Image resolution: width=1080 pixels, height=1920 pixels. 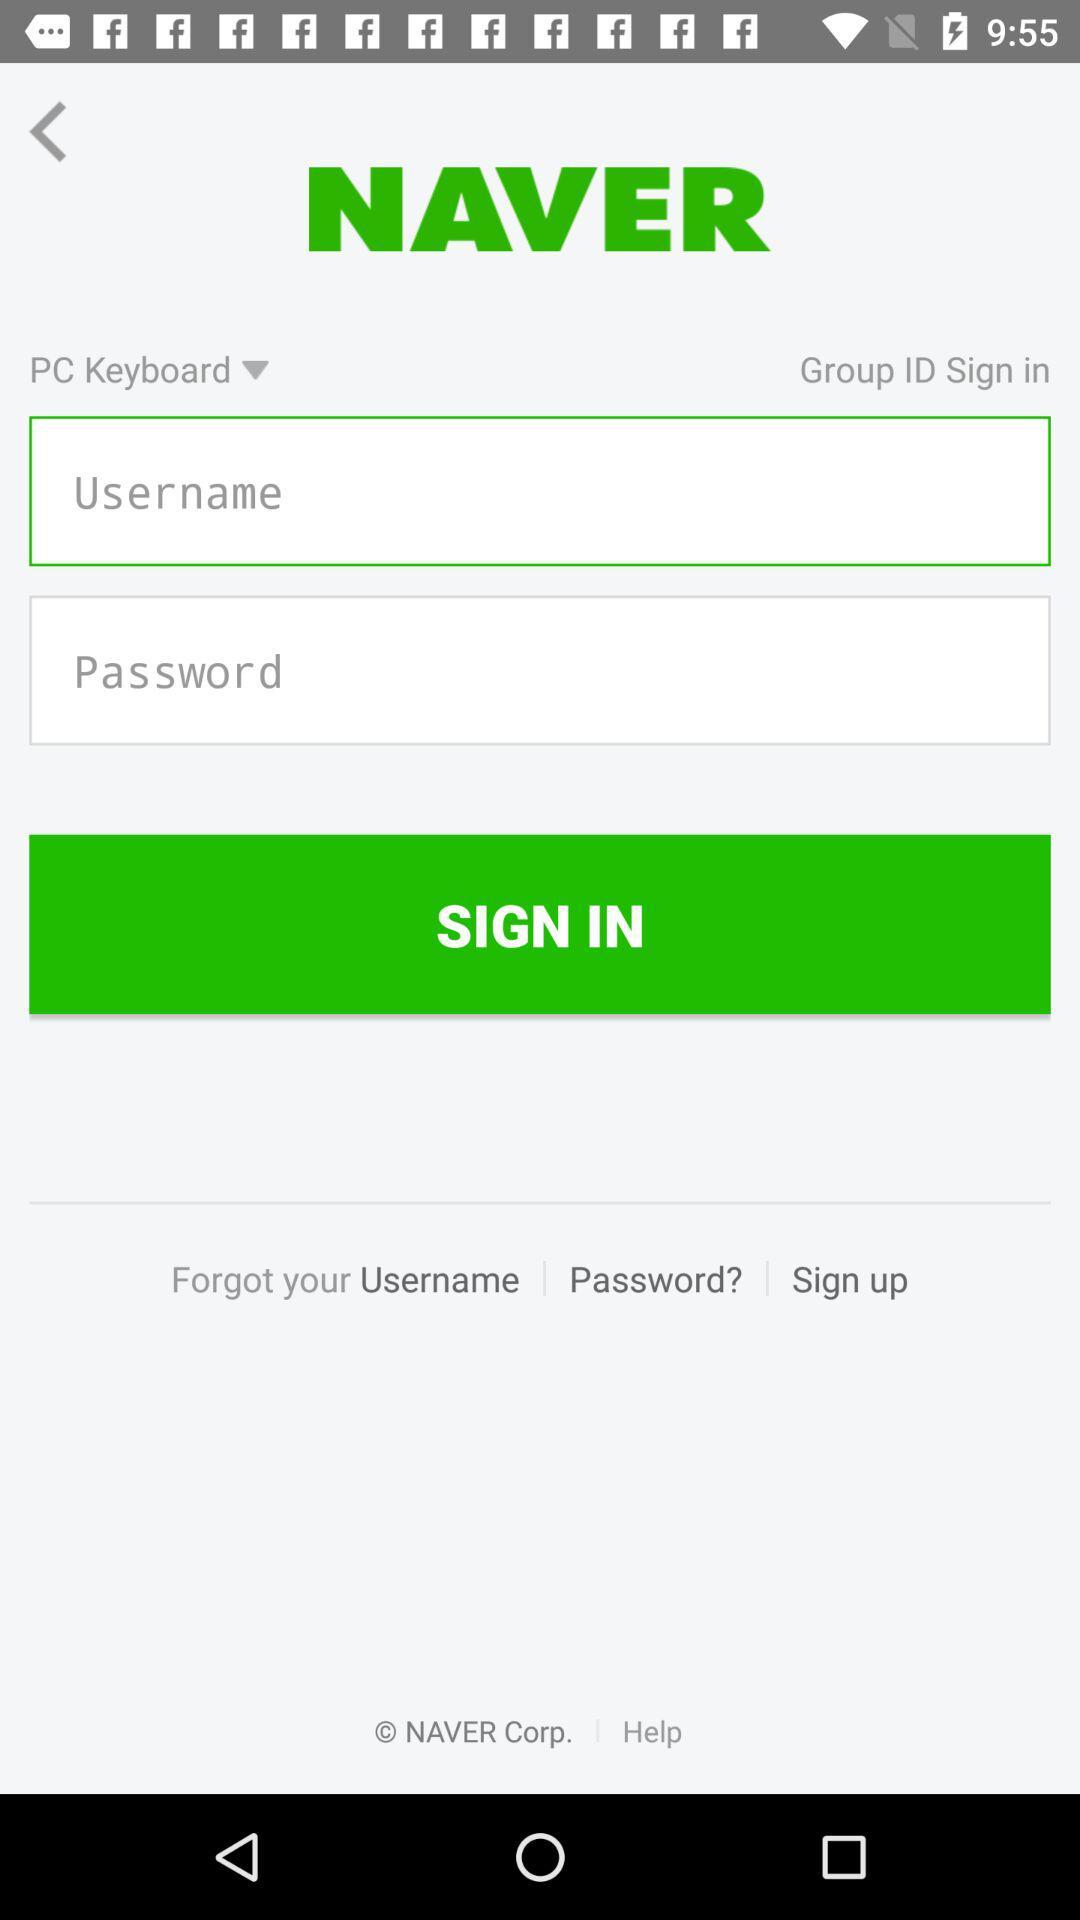 What do you see at coordinates (540, 670) in the screenshot?
I see `password` at bounding box center [540, 670].